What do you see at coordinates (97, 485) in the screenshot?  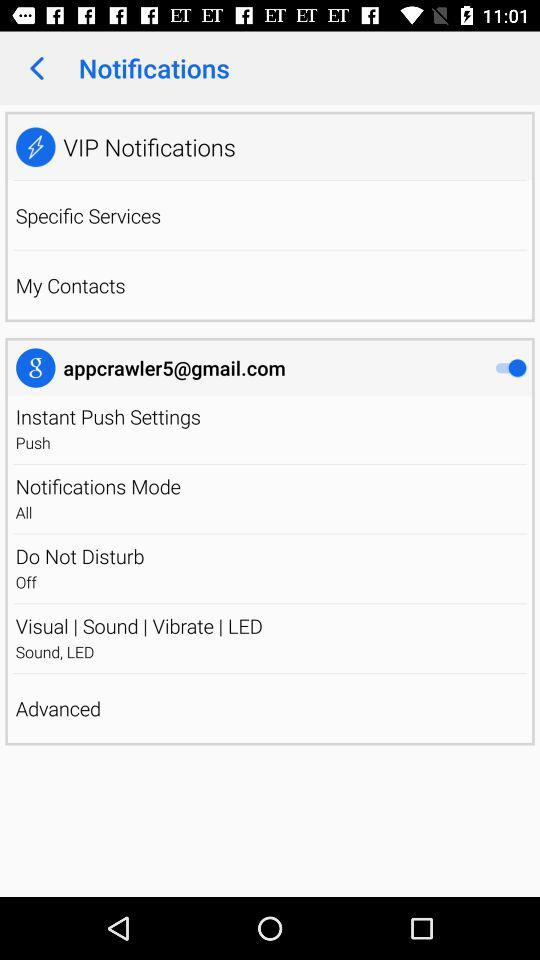 I see `the icon above the all` at bounding box center [97, 485].